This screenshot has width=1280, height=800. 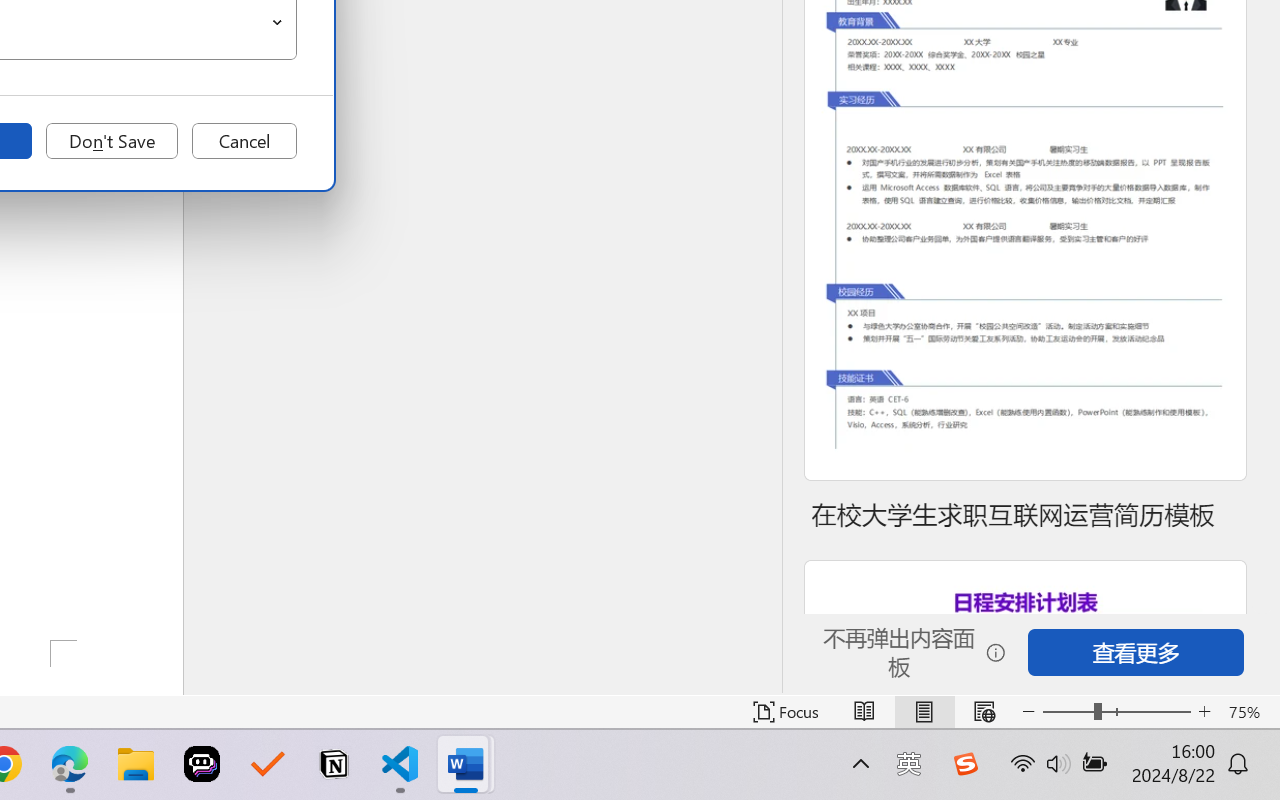 I want to click on 'Focus ', so click(x=785, y=711).